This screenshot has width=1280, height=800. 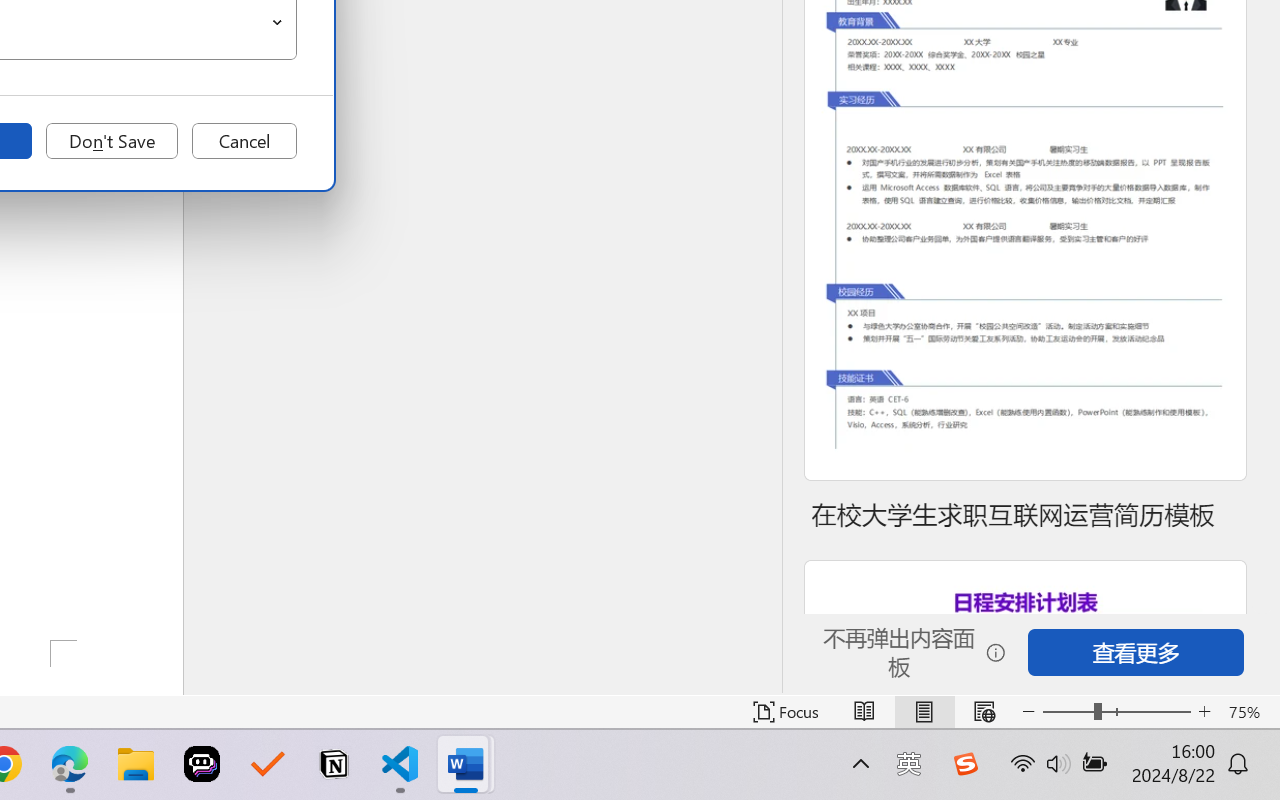 I want to click on 'Focus ', so click(x=785, y=711).